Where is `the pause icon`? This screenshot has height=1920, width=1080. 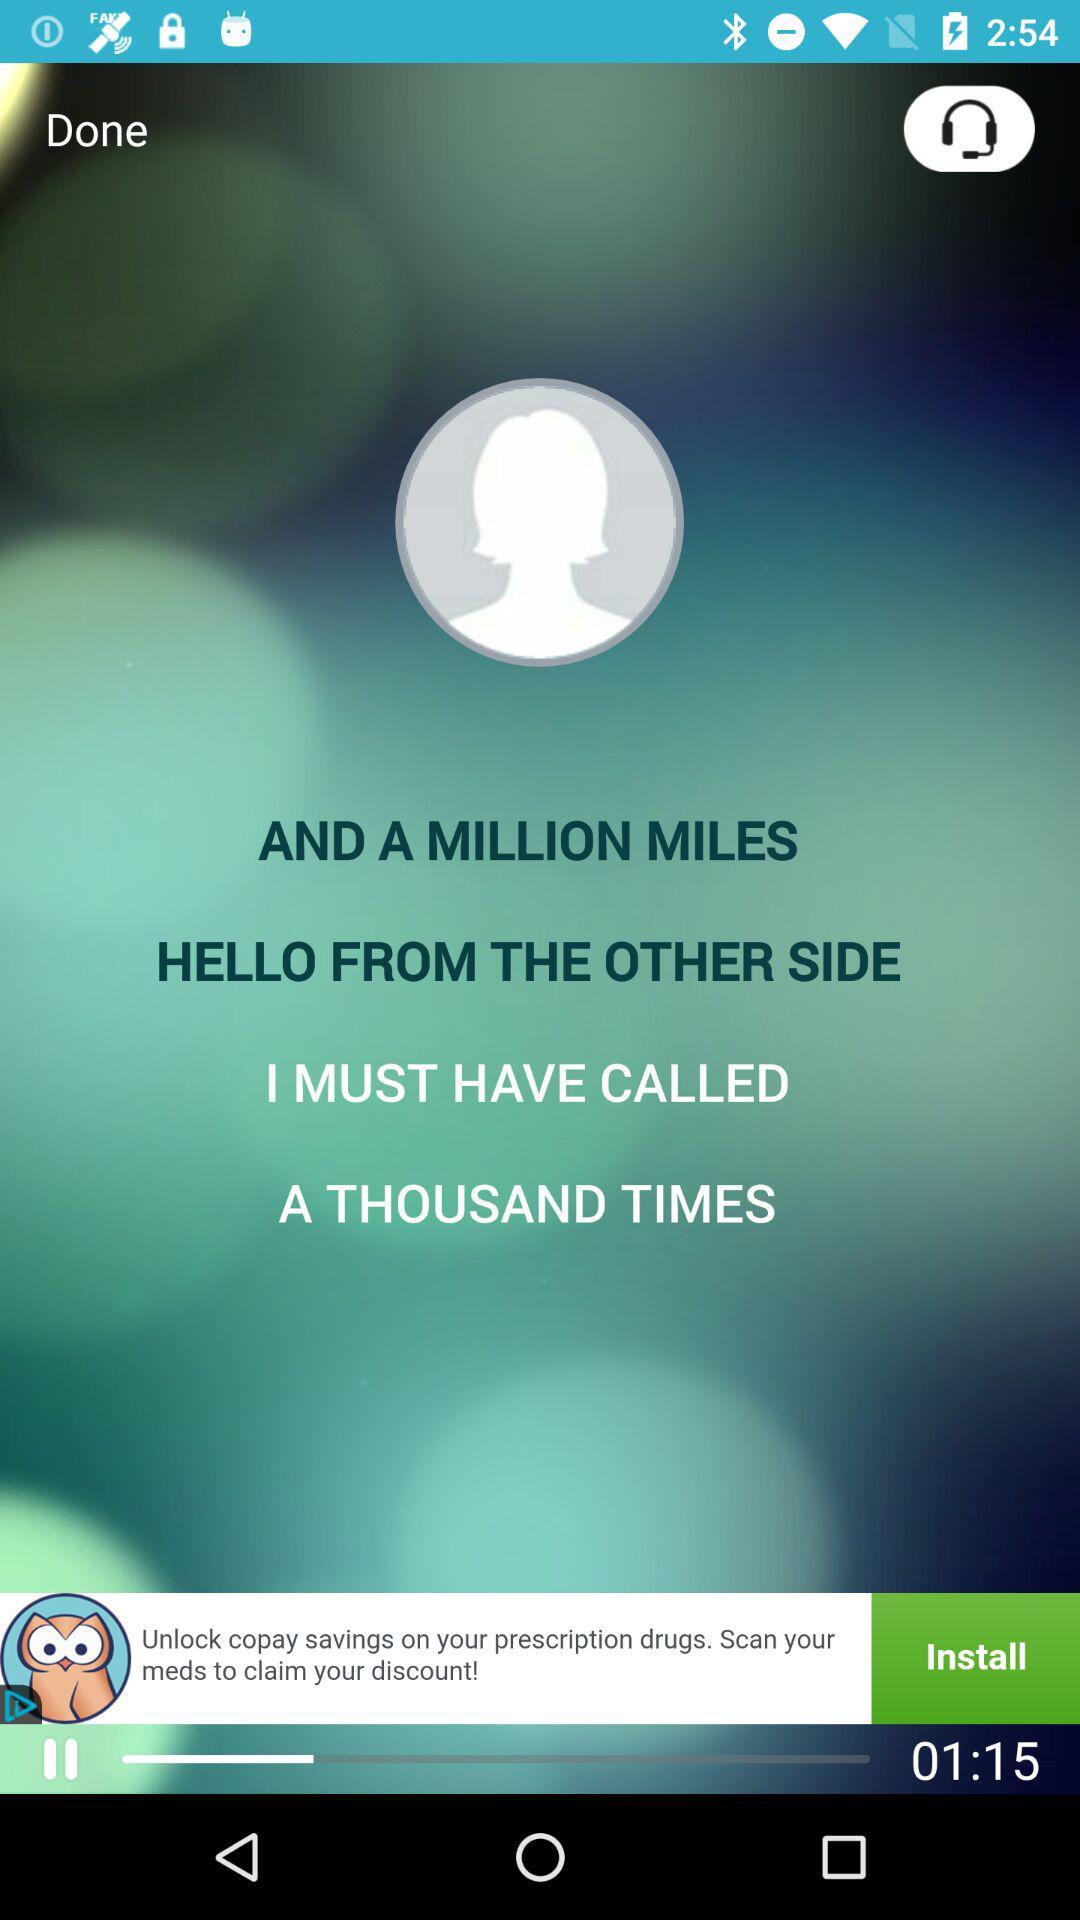
the pause icon is located at coordinates (60, 1758).